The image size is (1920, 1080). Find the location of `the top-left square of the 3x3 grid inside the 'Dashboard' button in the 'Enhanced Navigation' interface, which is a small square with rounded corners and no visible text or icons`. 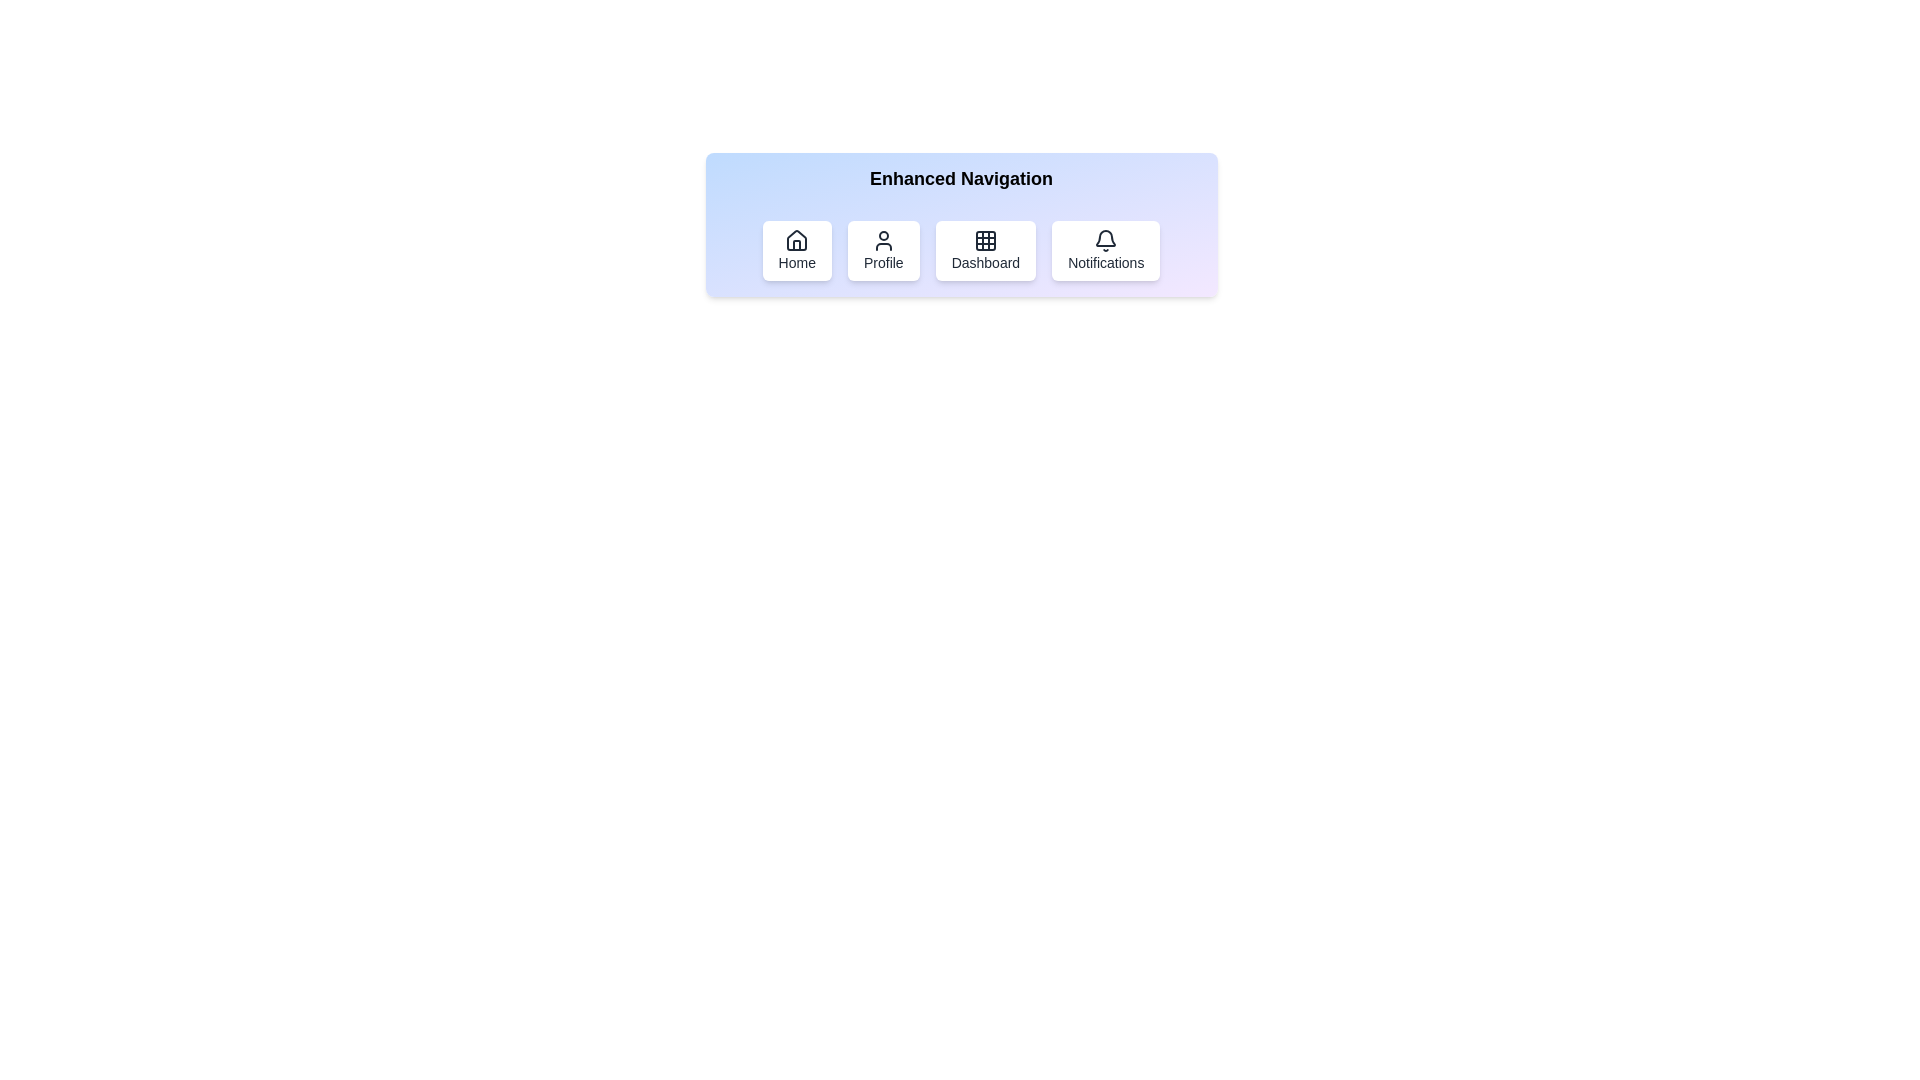

the top-left square of the 3x3 grid inside the 'Dashboard' button in the 'Enhanced Navigation' interface, which is a small square with rounded corners and no visible text or icons is located at coordinates (985, 239).